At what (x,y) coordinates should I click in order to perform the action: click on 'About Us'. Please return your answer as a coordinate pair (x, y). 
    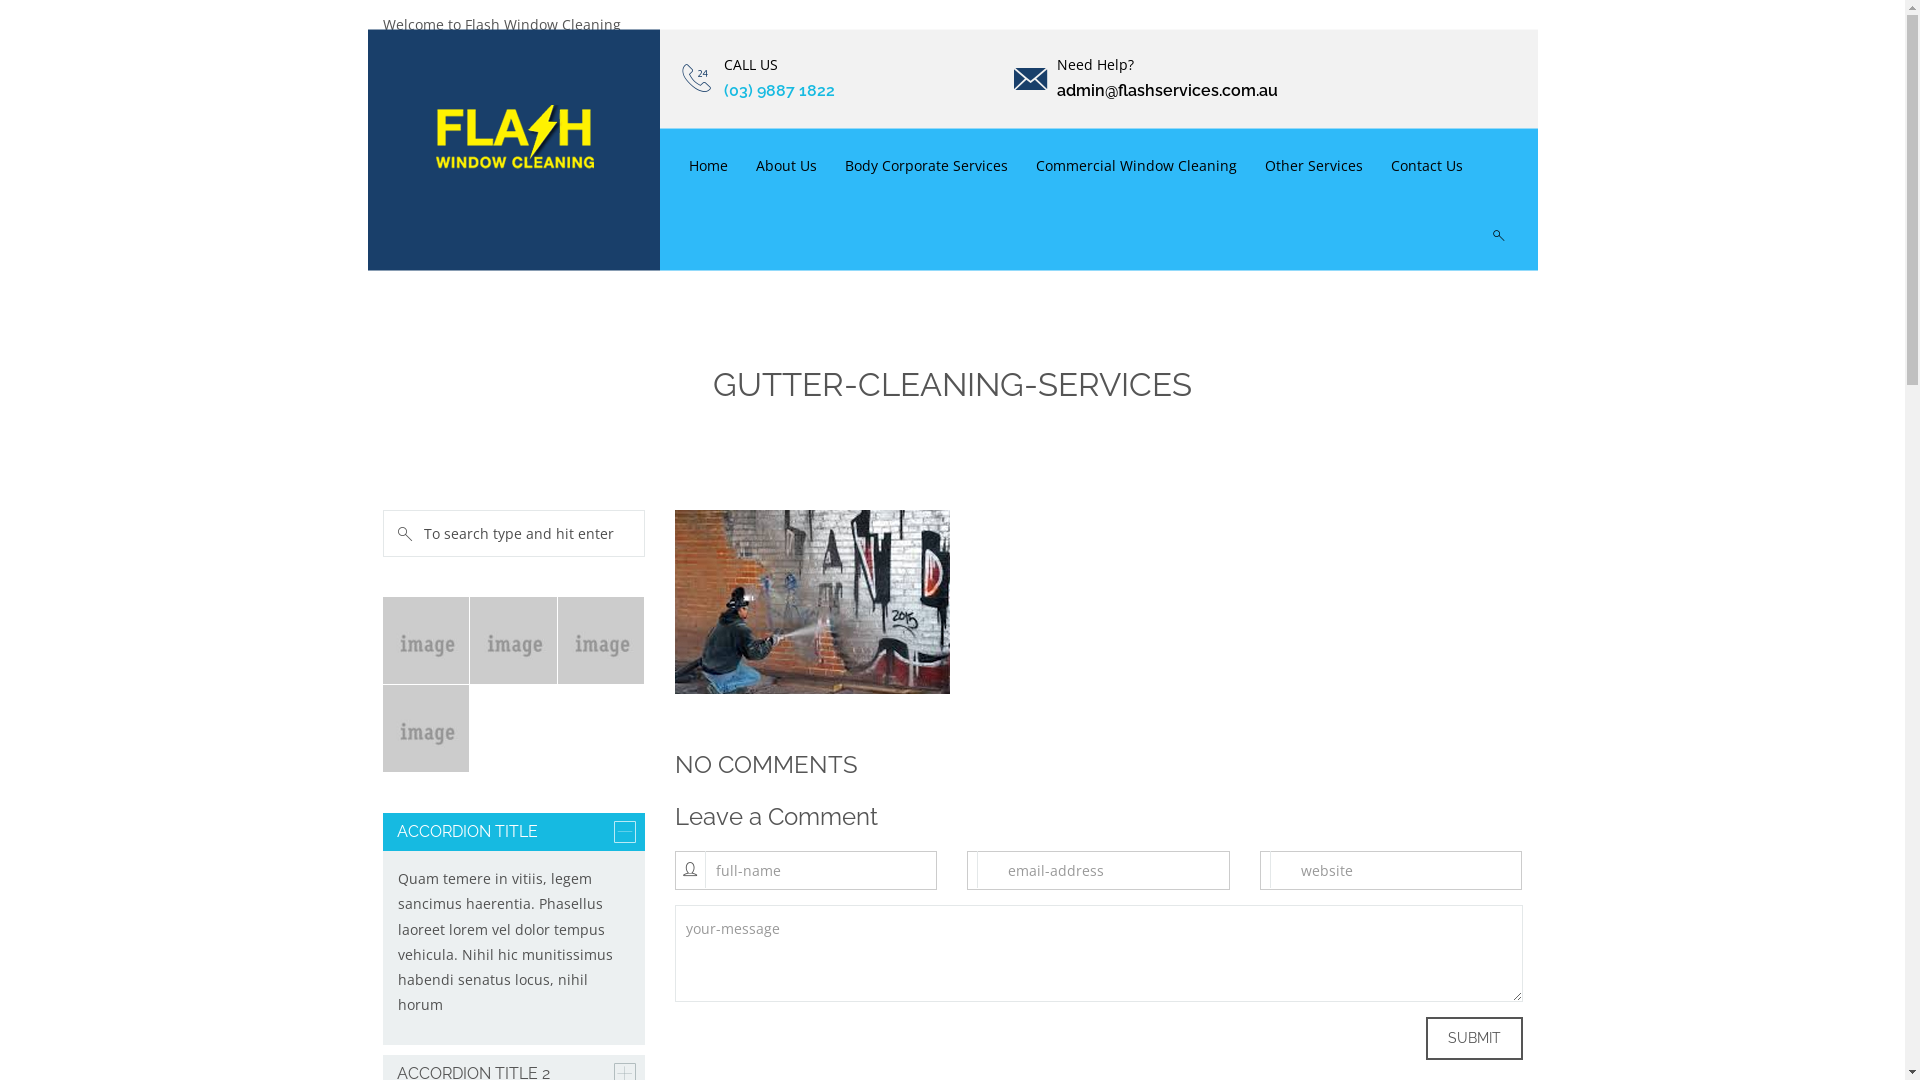
    Looking at the image, I should click on (741, 163).